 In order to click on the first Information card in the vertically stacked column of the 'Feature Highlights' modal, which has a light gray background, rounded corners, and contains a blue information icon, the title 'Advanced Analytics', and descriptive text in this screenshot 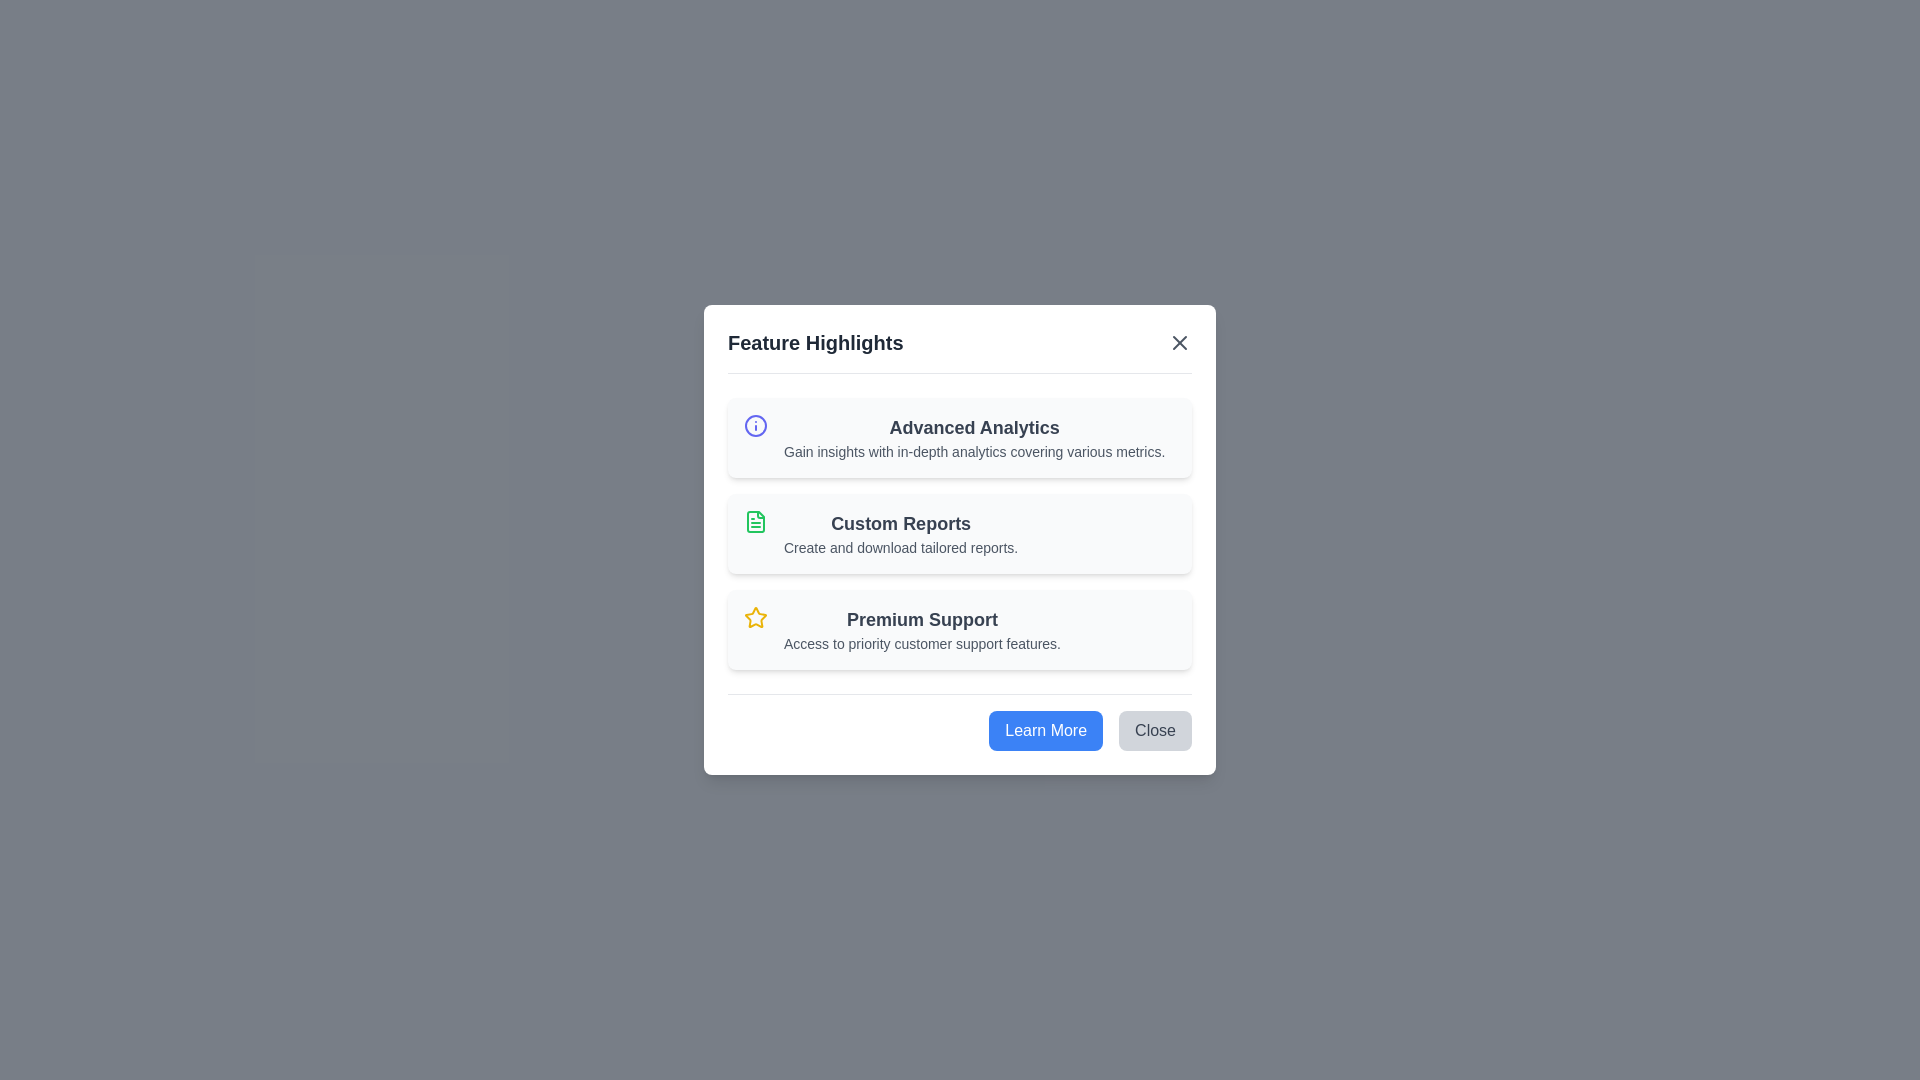, I will do `click(960, 437)`.